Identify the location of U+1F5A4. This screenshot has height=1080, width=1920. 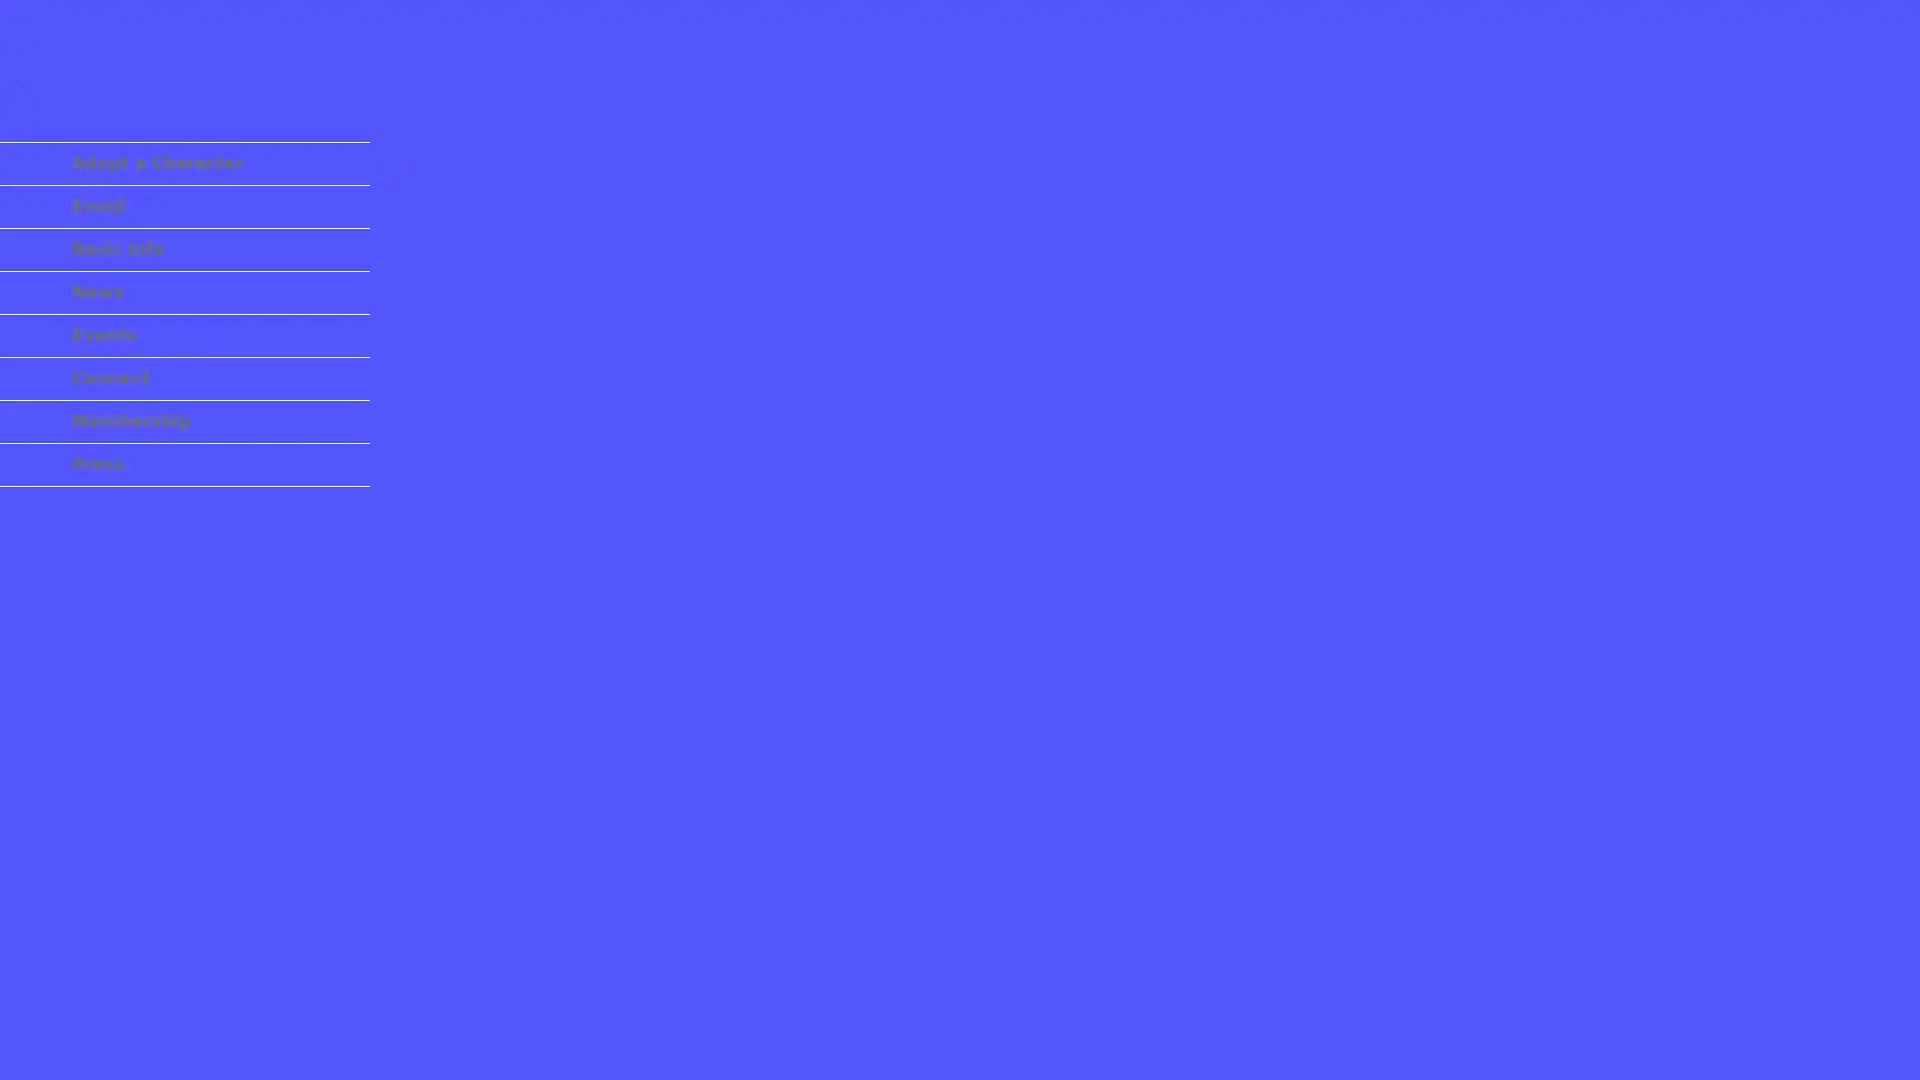
(1065, 543).